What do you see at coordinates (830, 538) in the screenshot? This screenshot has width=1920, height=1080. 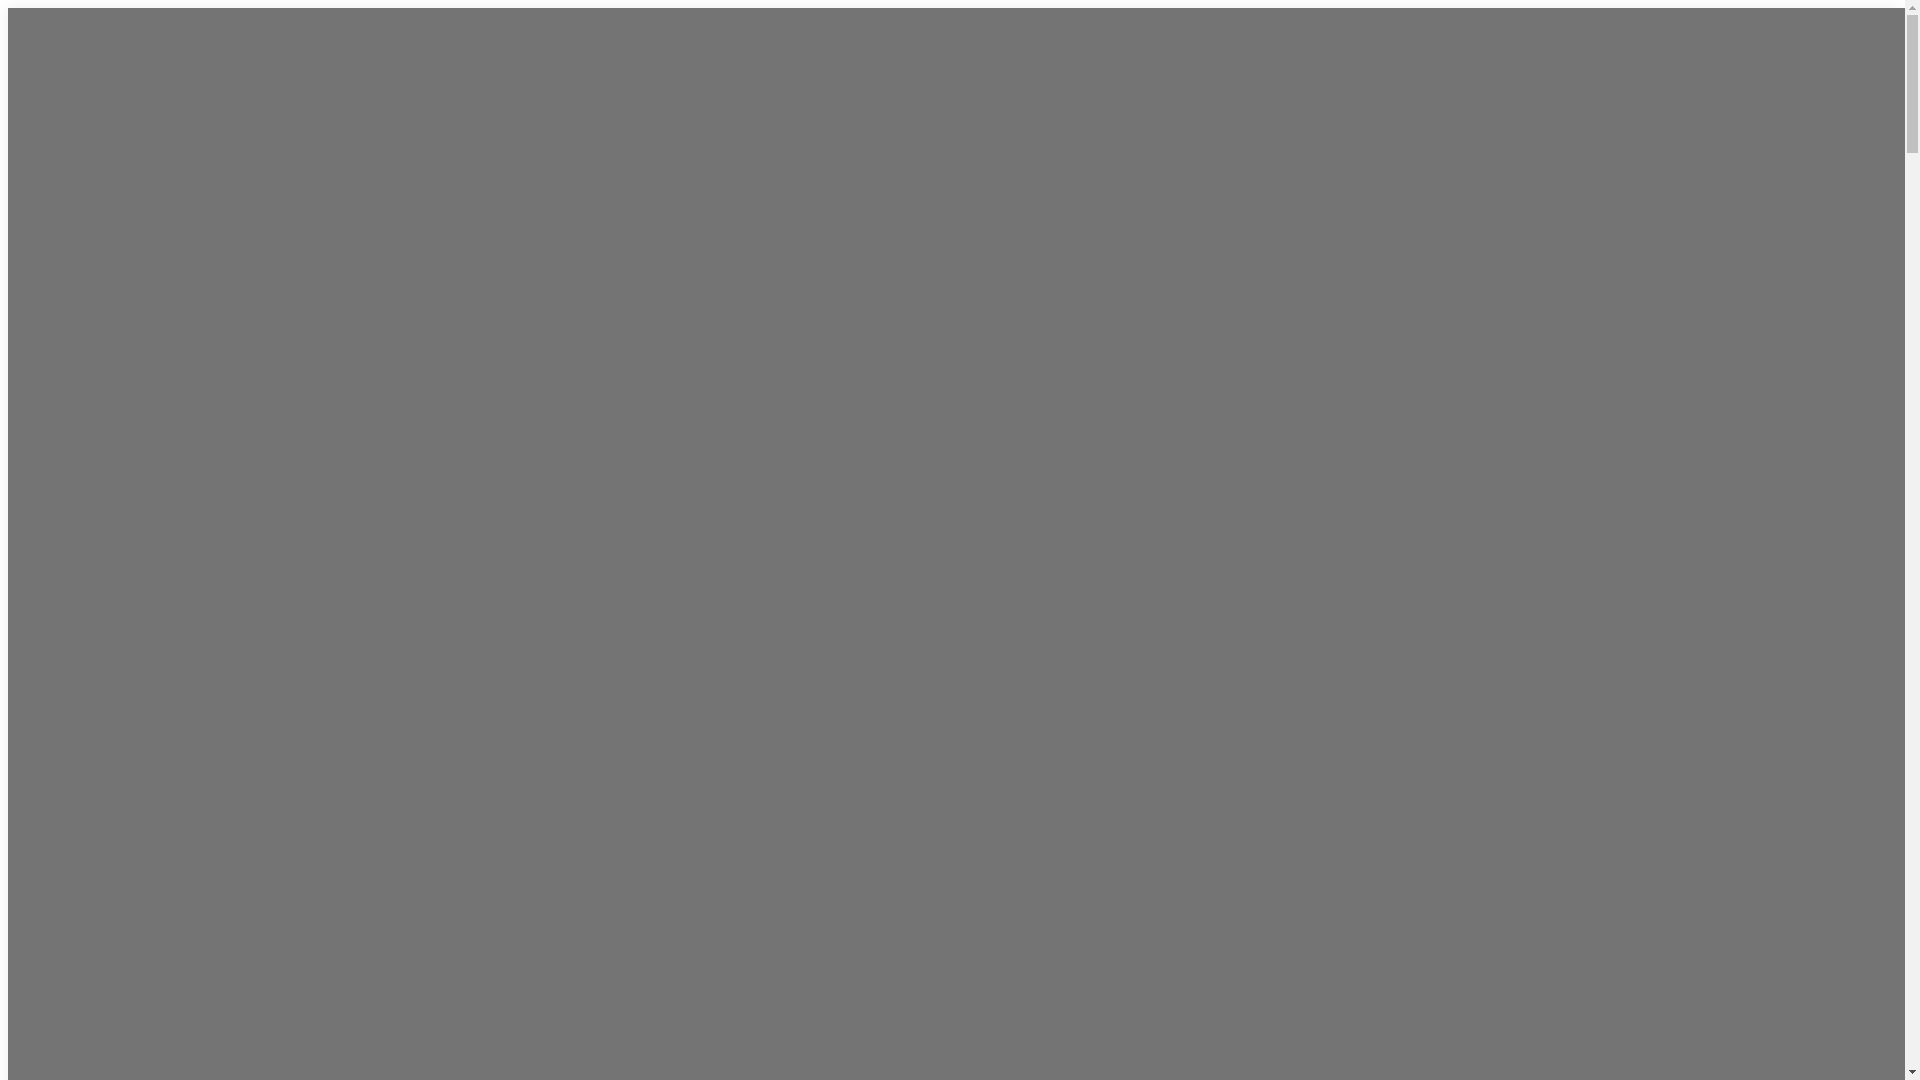 I see `'Lesley Finn'` at bounding box center [830, 538].